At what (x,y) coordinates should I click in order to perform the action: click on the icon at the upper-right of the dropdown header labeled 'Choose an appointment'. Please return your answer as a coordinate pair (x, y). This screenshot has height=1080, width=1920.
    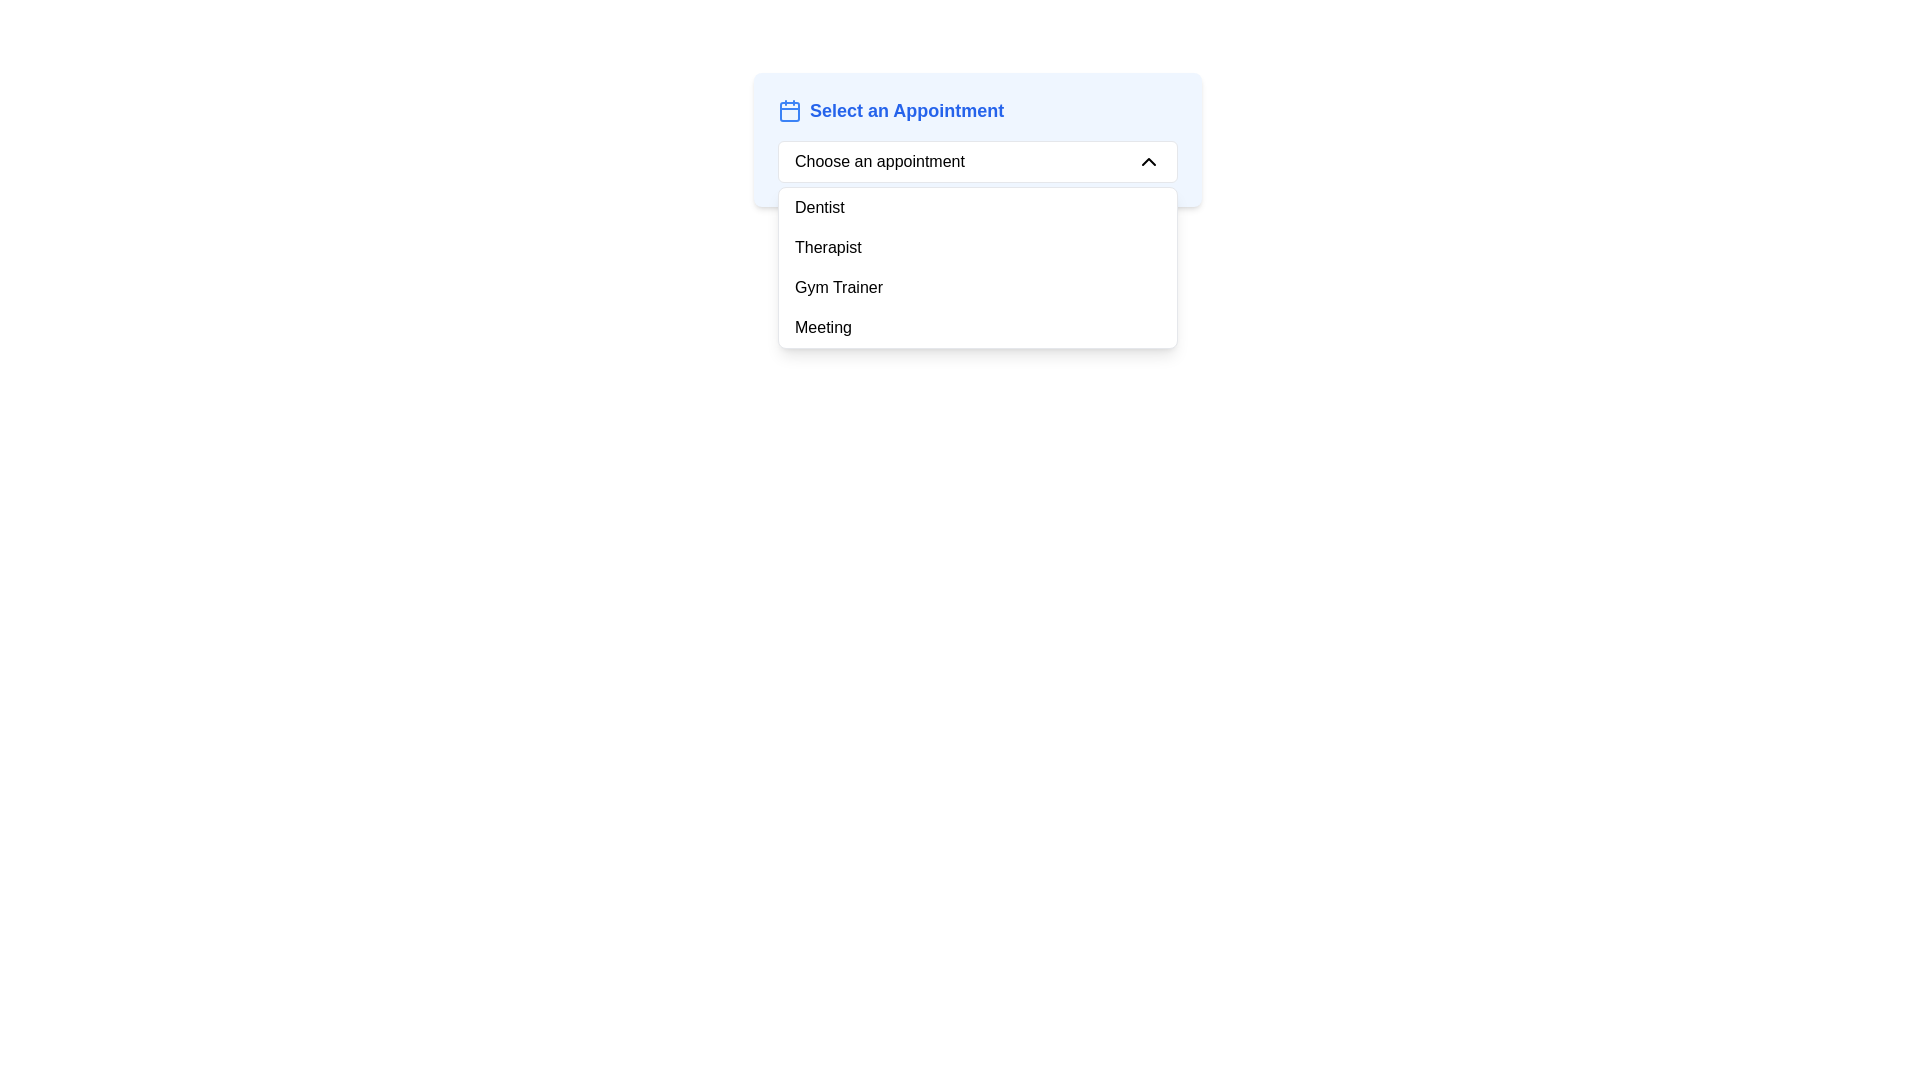
    Looking at the image, I should click on (1148, 161).